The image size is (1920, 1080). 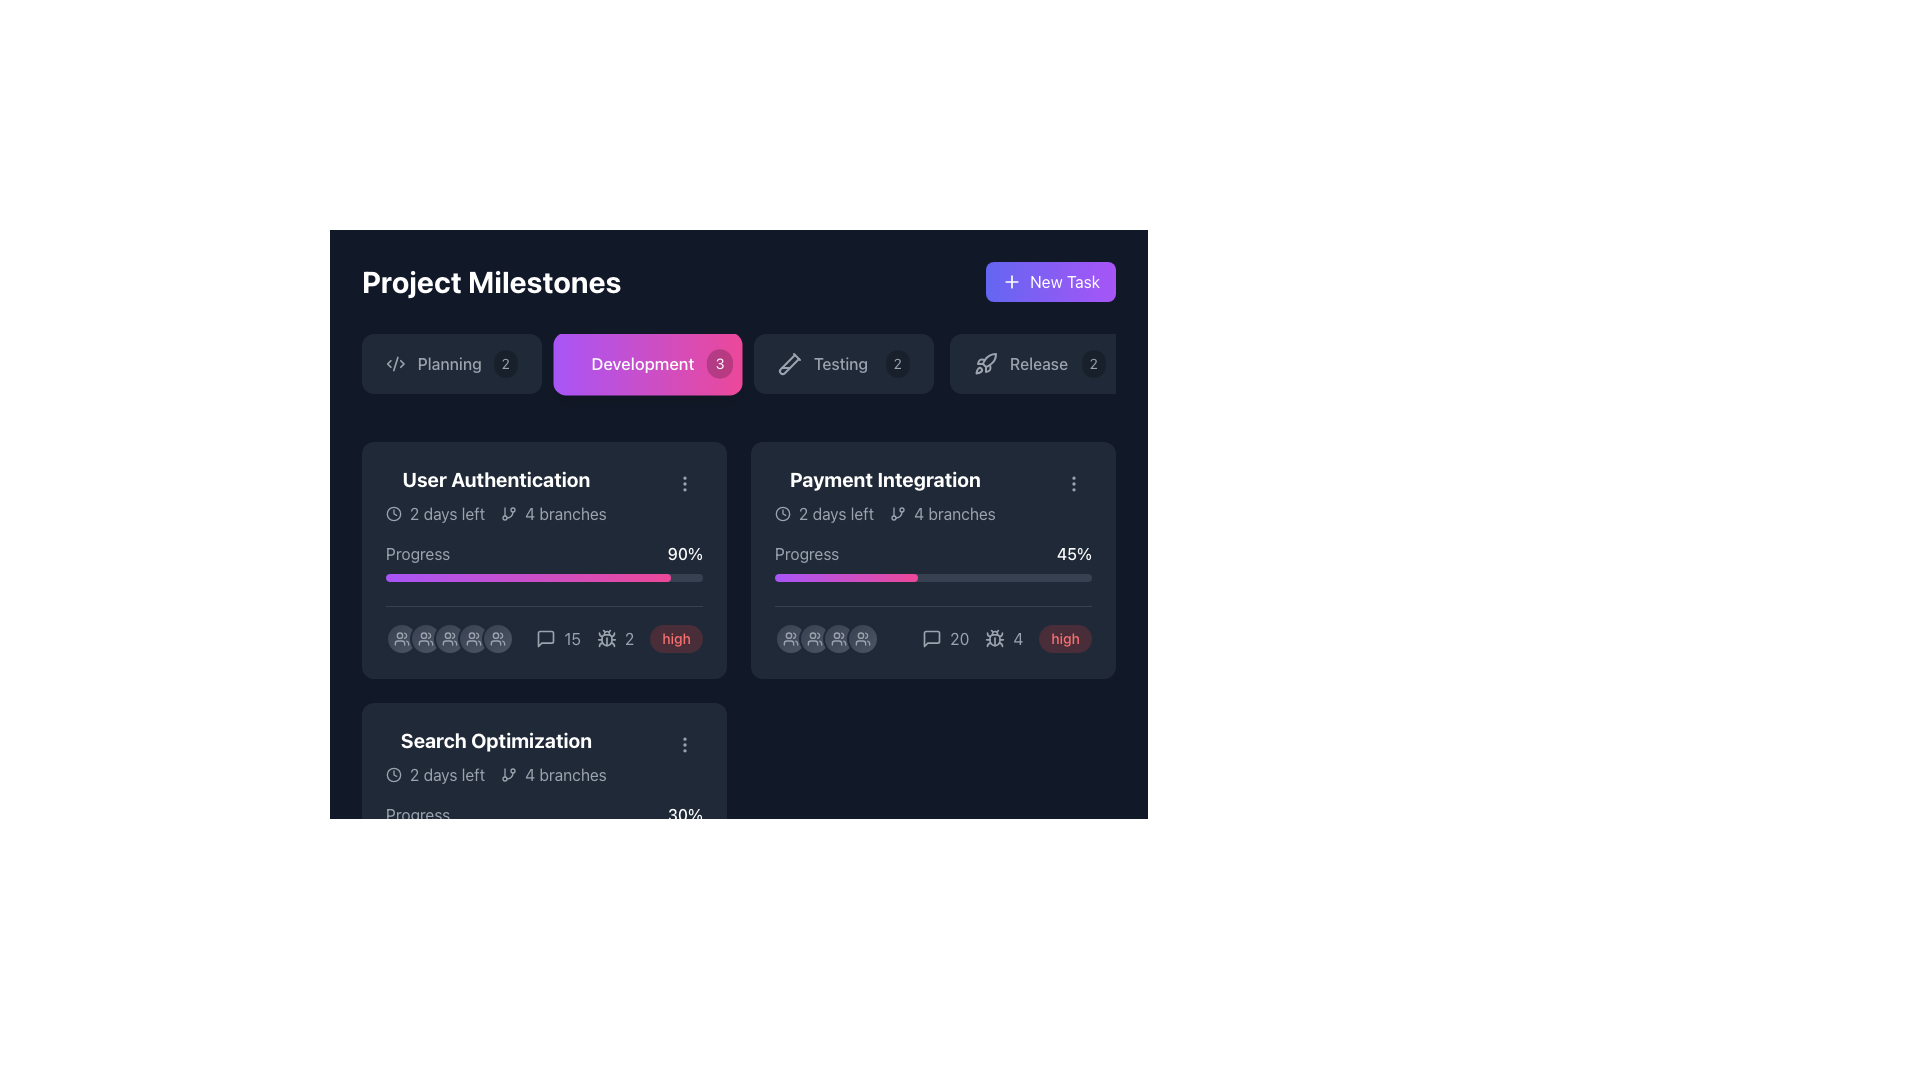 I want to click on the icon indicating the number of comments/messages related to the User Authentication task, so click(x=546, y=639).